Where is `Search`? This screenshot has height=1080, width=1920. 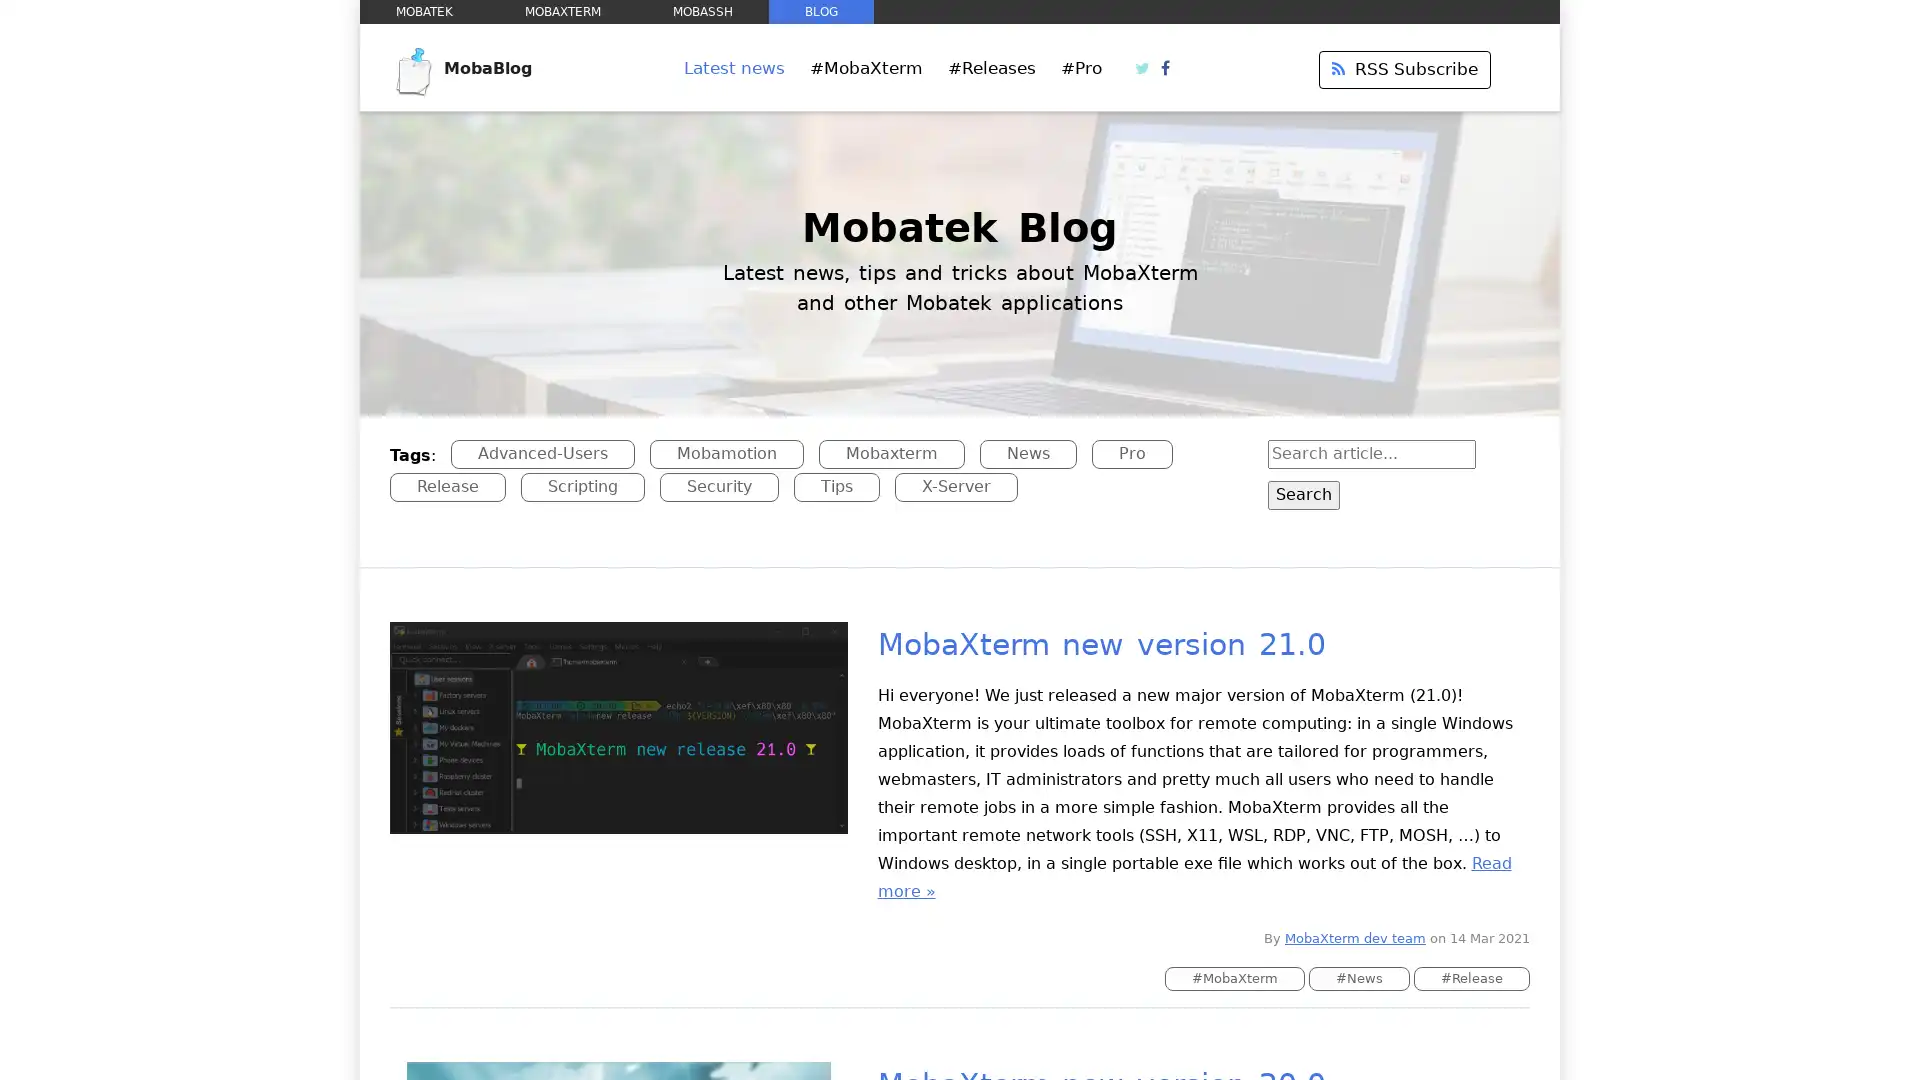 Search is located at coordinates (1302, 494).